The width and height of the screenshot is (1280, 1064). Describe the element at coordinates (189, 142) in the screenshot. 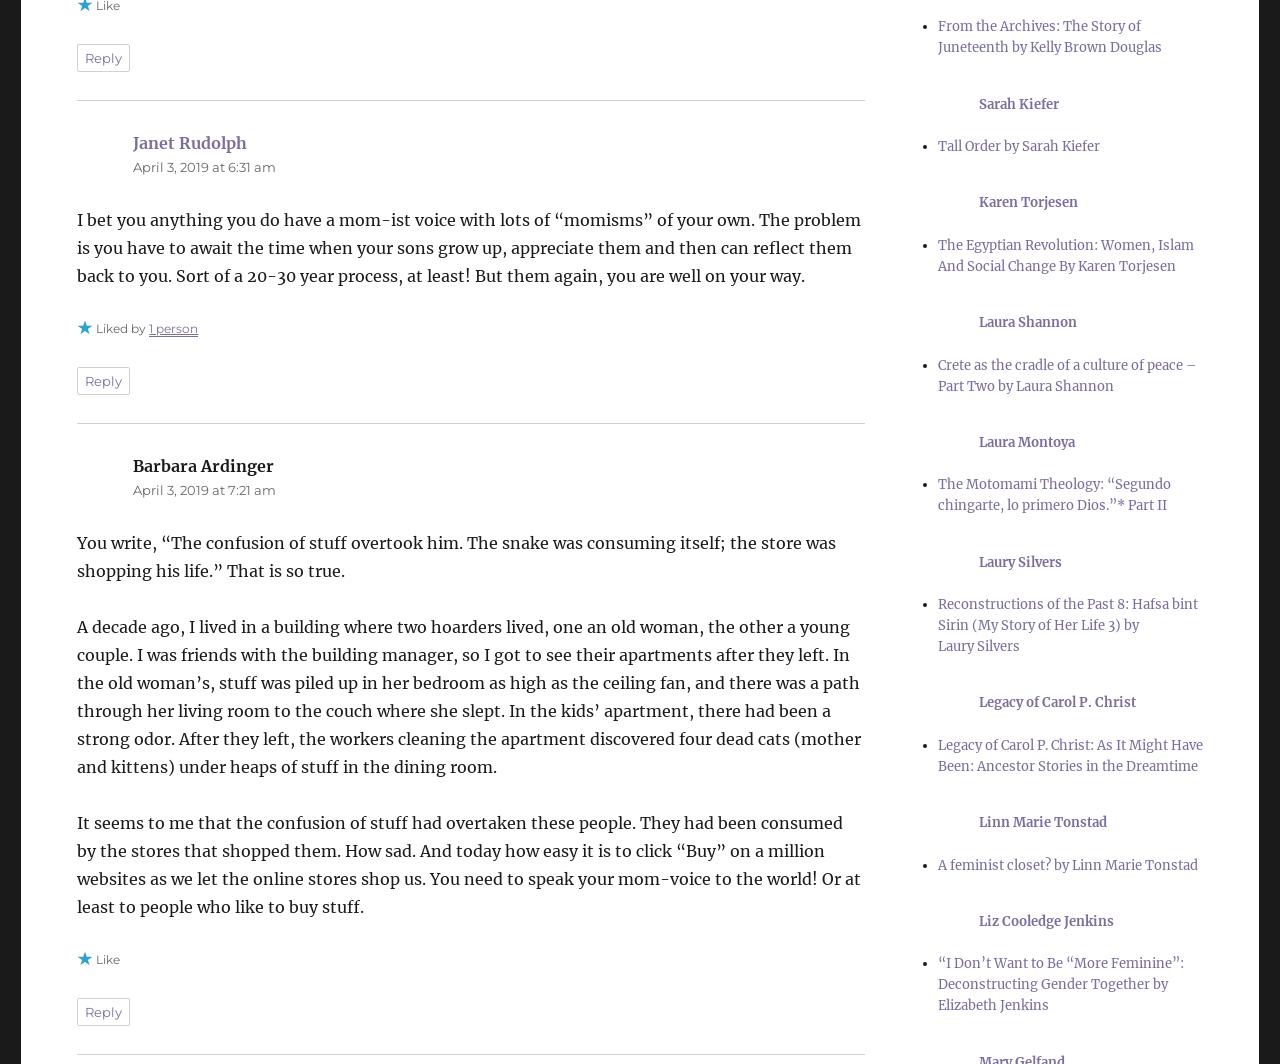

I see `'Janet Rudolph'` at that location.